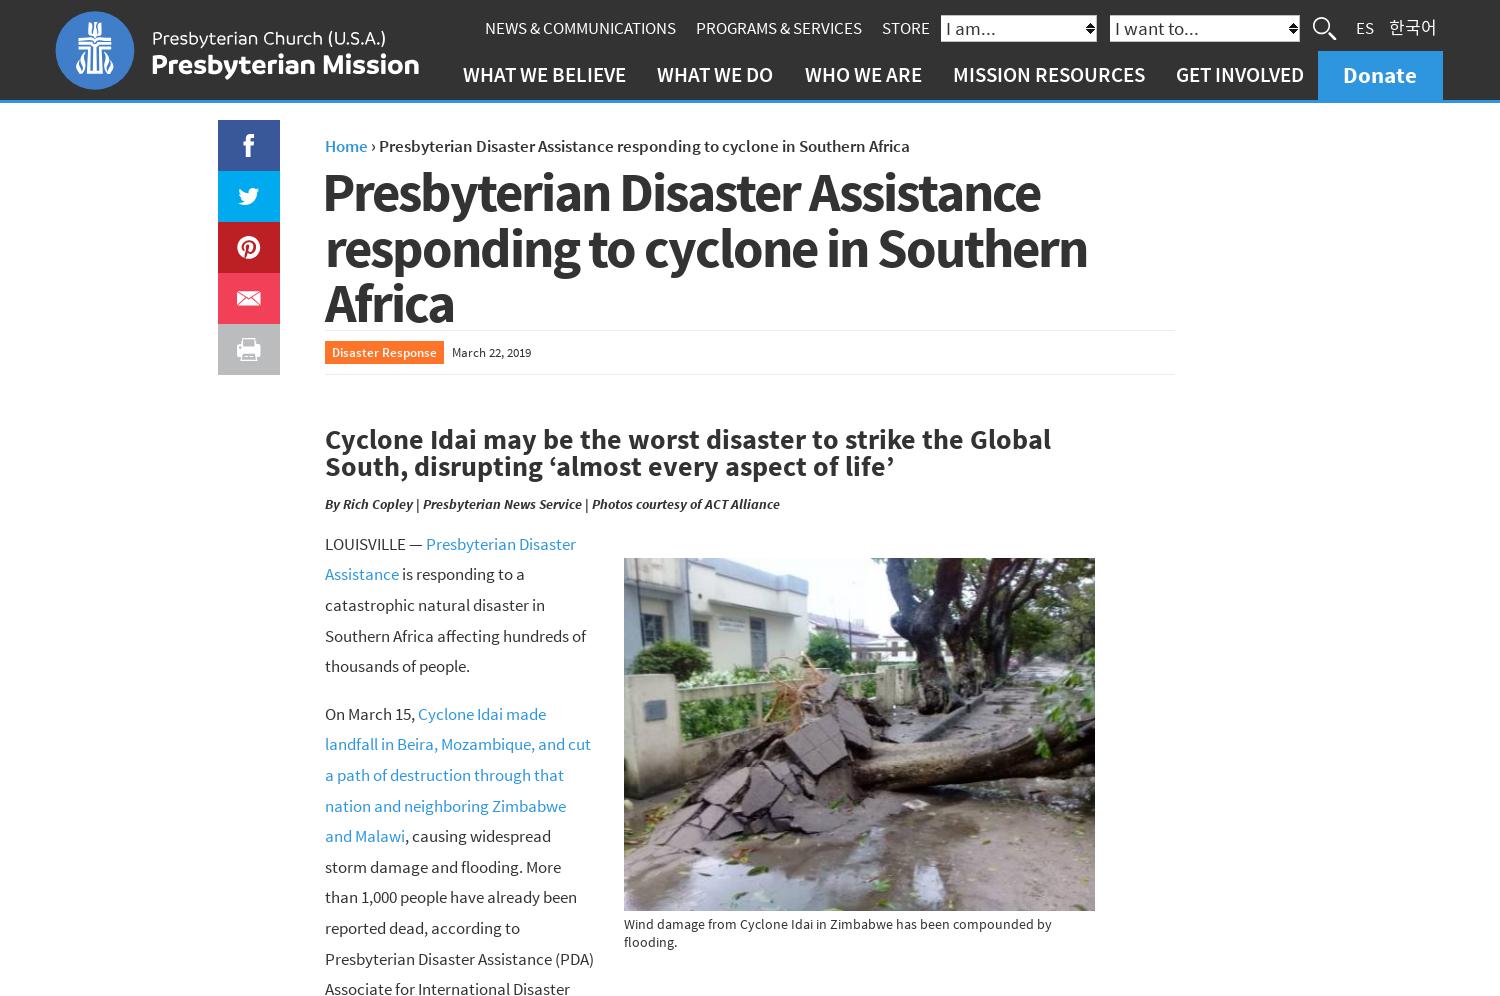 The width and height of the screenshot is (1500, 996). Describe the element at coordinates (384, 350) in the screenshot. I see `'Disaster Response'` at that location.